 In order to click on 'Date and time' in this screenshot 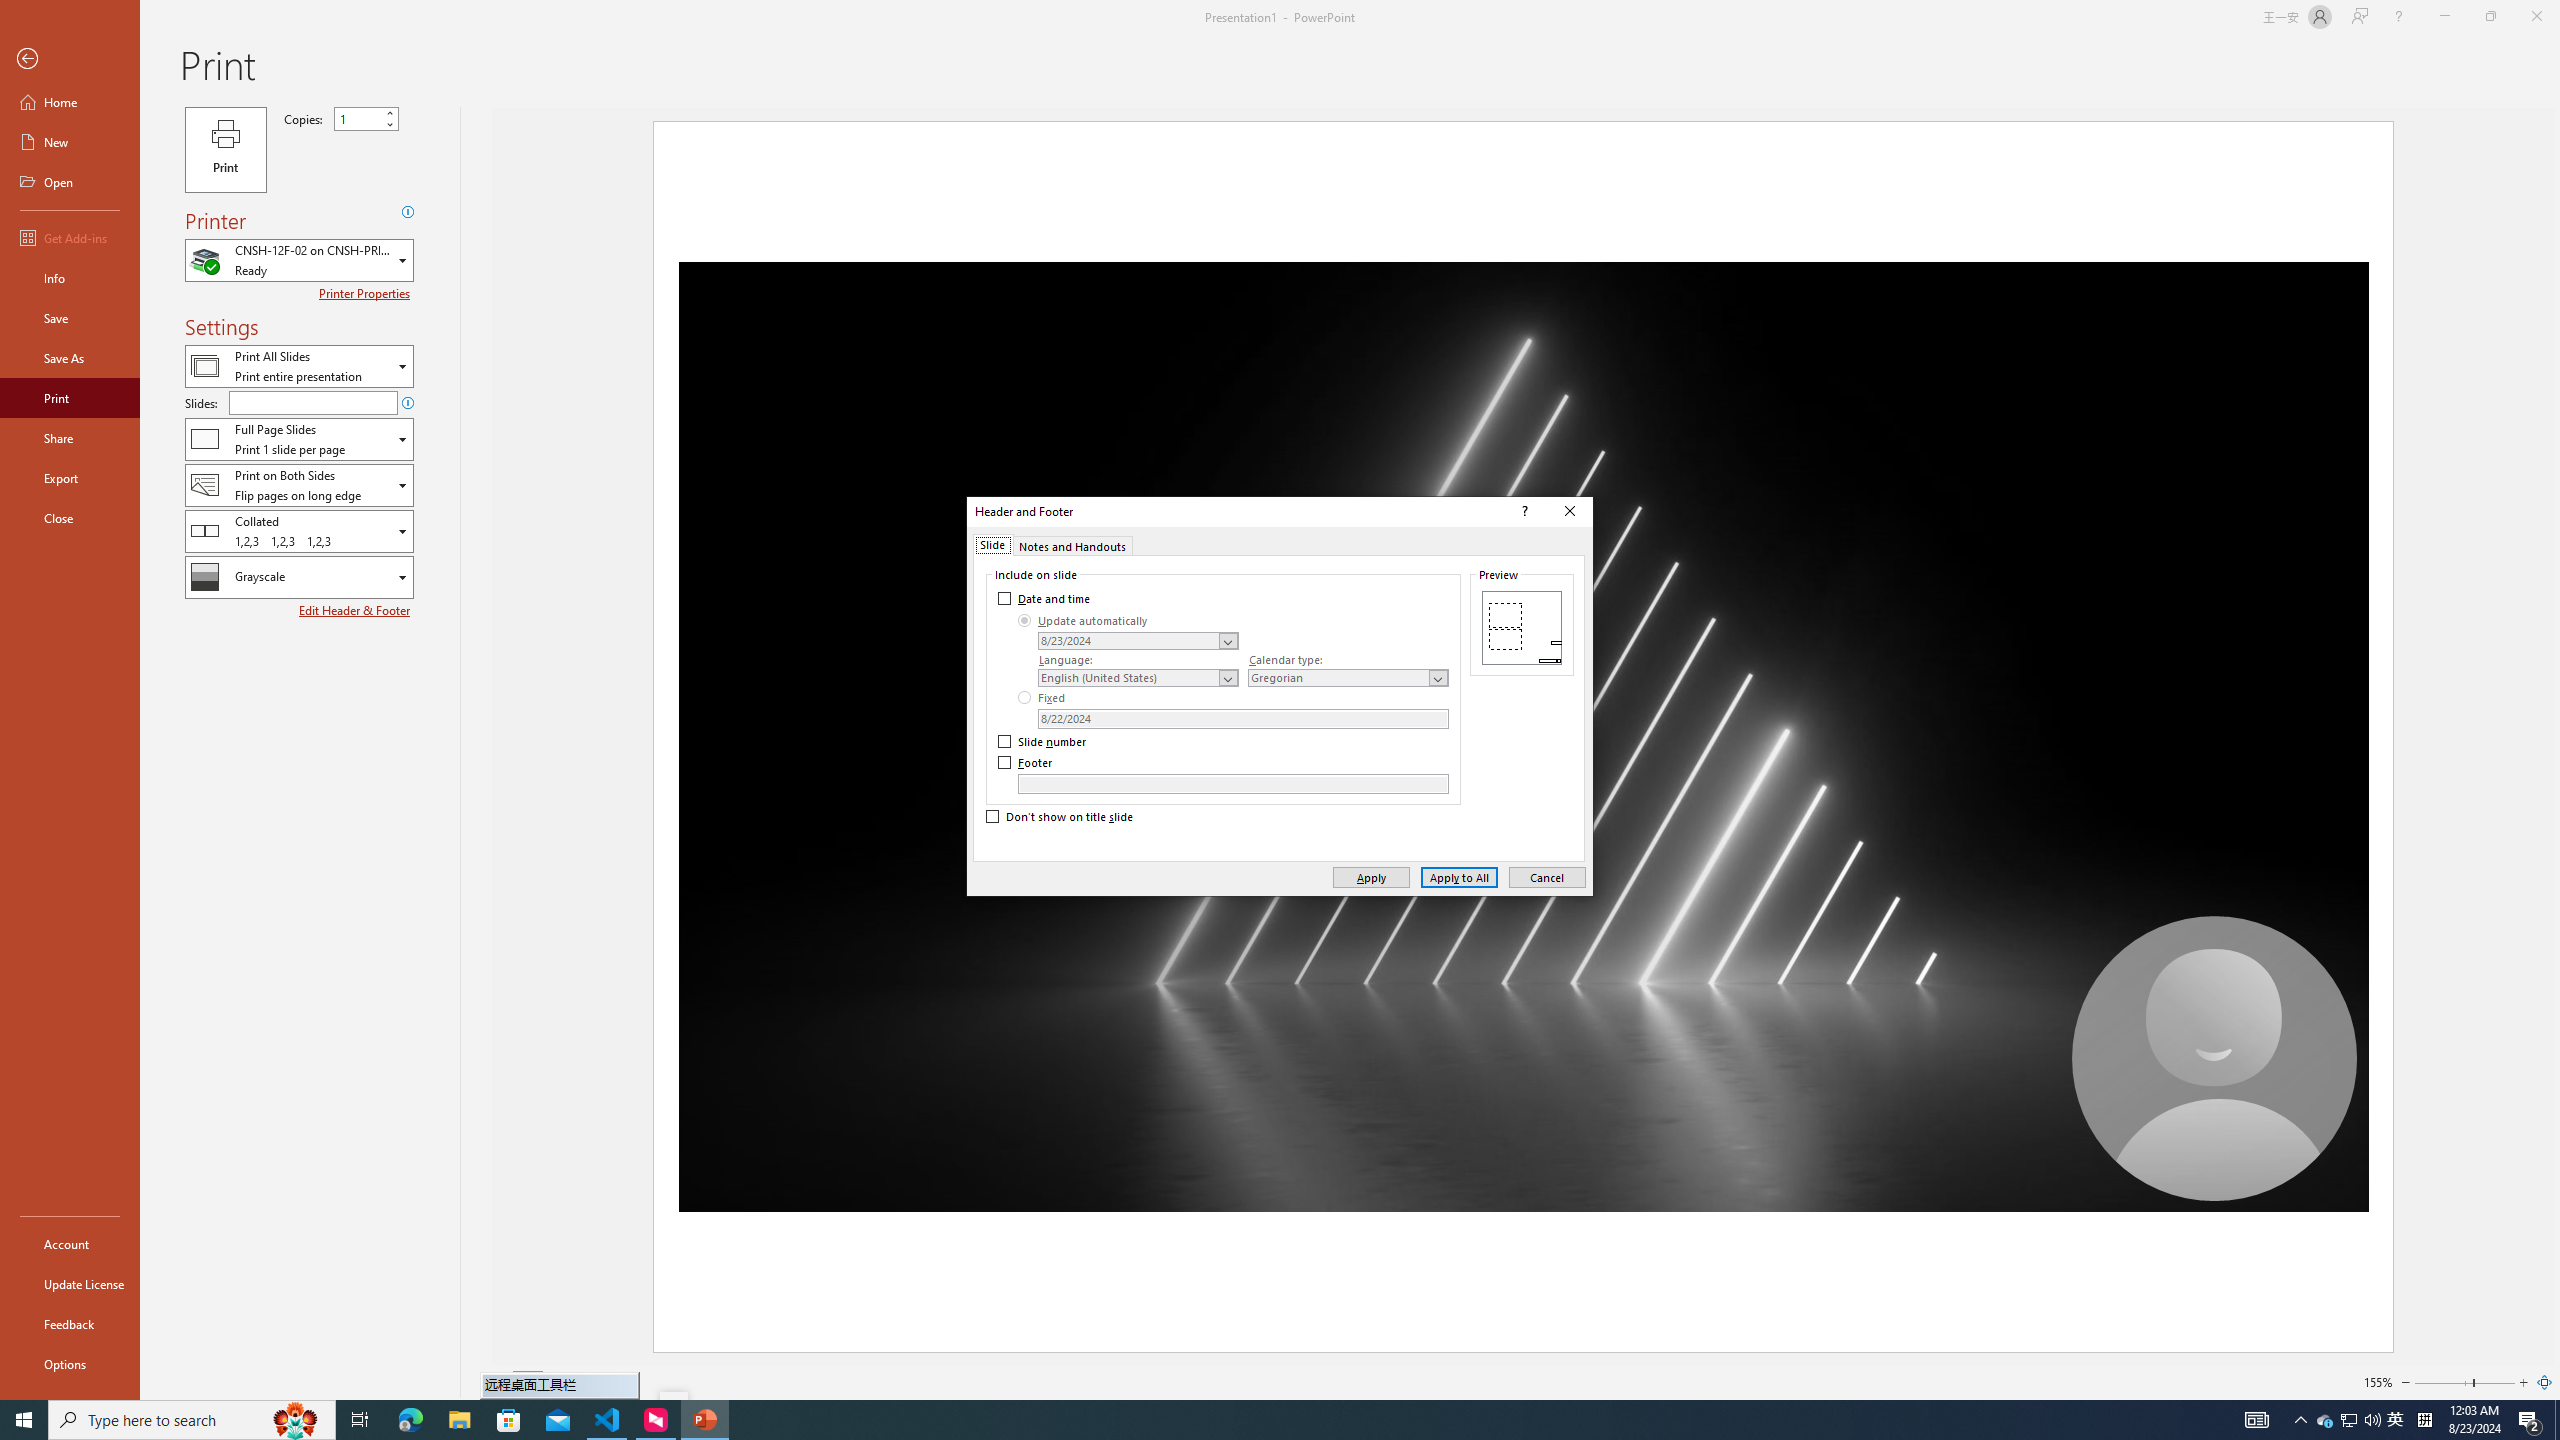, I will do `click(1044, 598)`.